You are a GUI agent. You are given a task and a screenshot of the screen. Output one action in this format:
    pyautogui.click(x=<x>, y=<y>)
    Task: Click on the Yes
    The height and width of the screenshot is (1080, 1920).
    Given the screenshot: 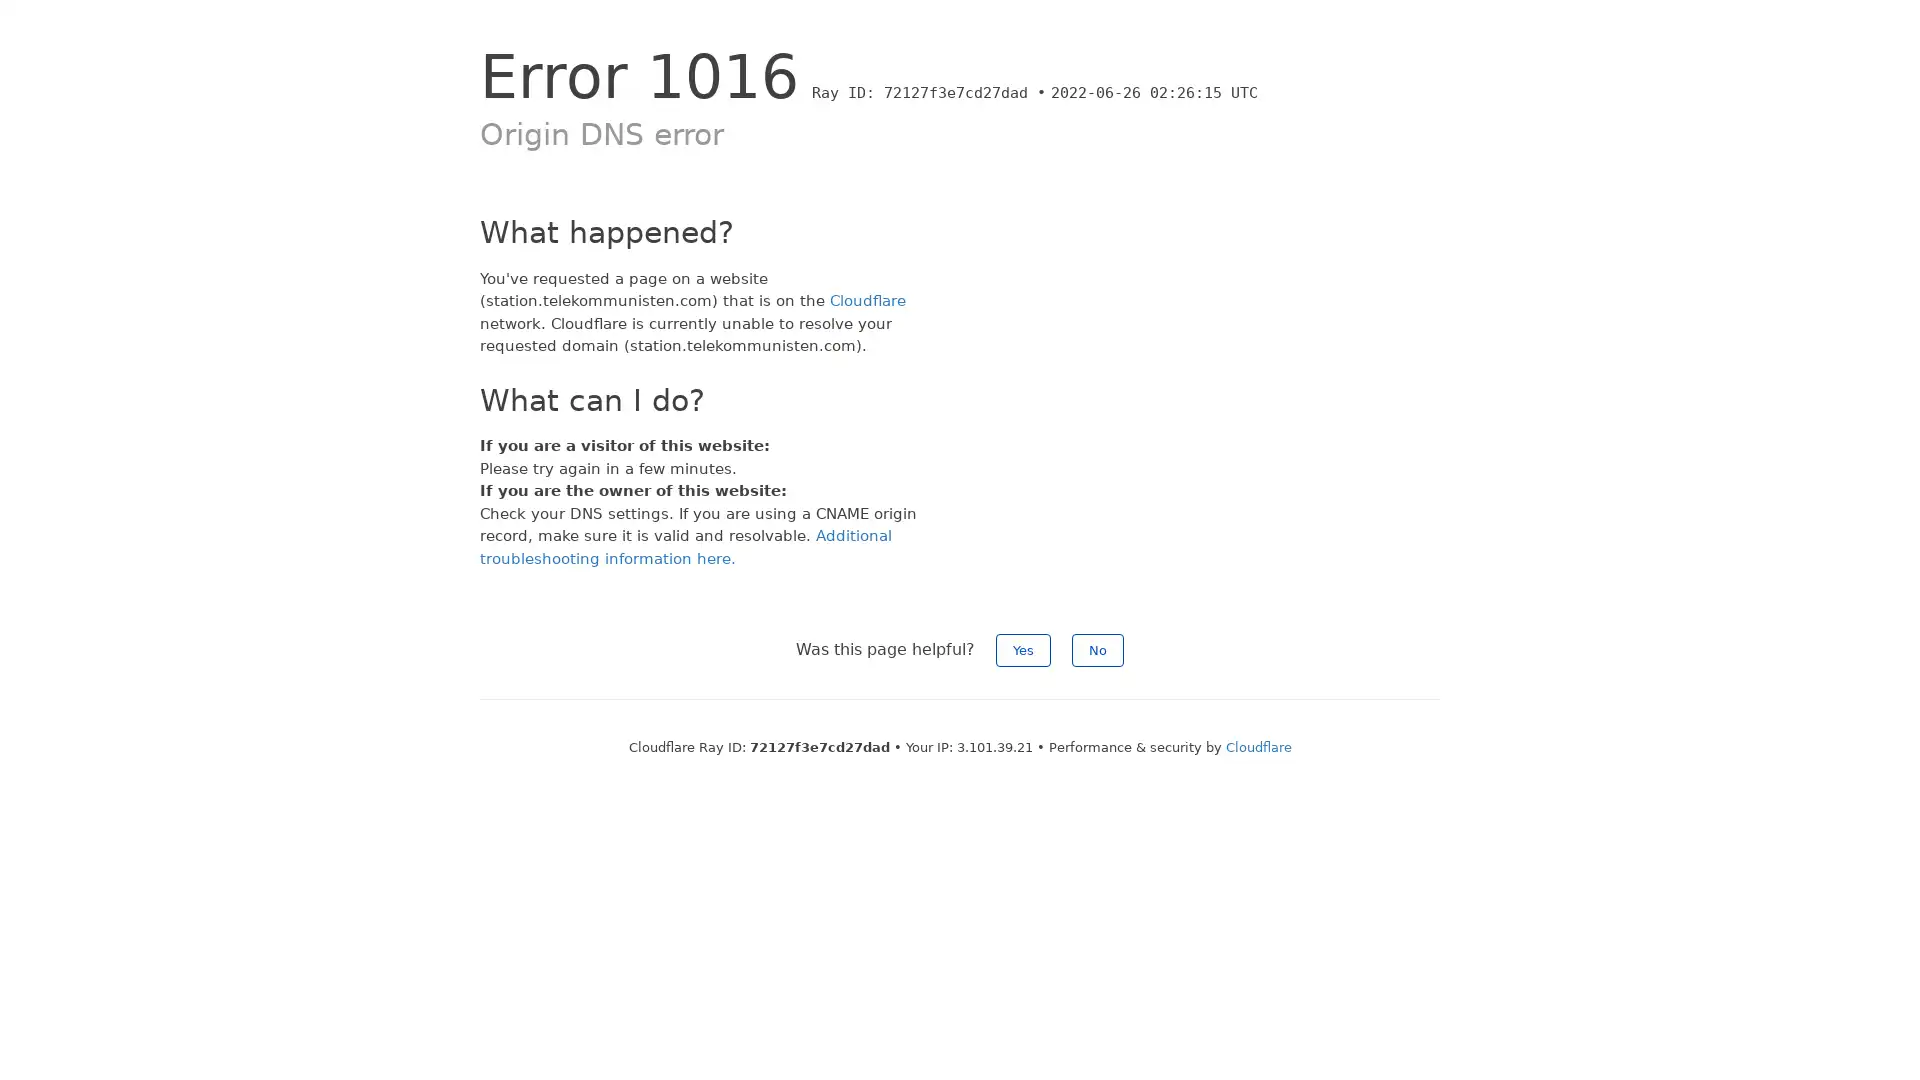 What is the action you would take?
    pyautogui.click(x=1023, y=650)
    